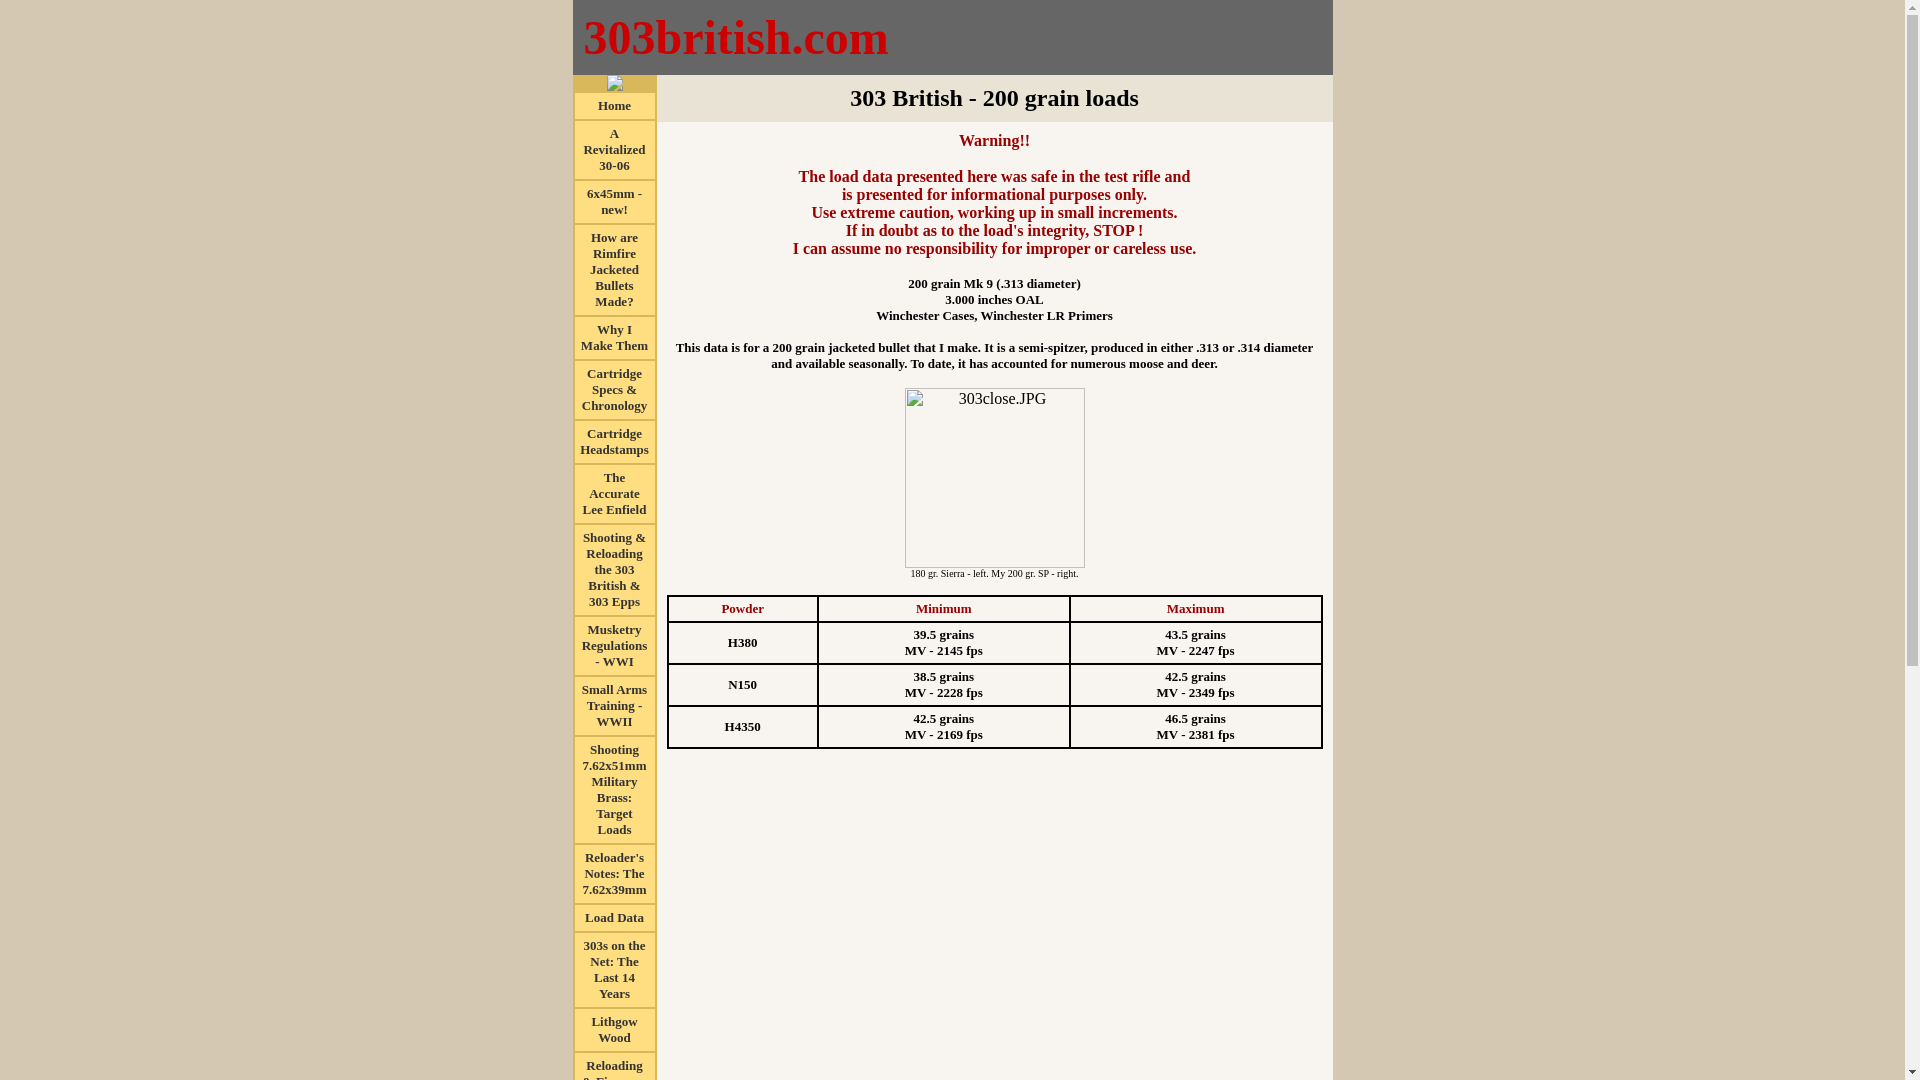 This screenshot has height=1080, width=1920. I want to click on 'Why I Make Them', so click(613, 335).